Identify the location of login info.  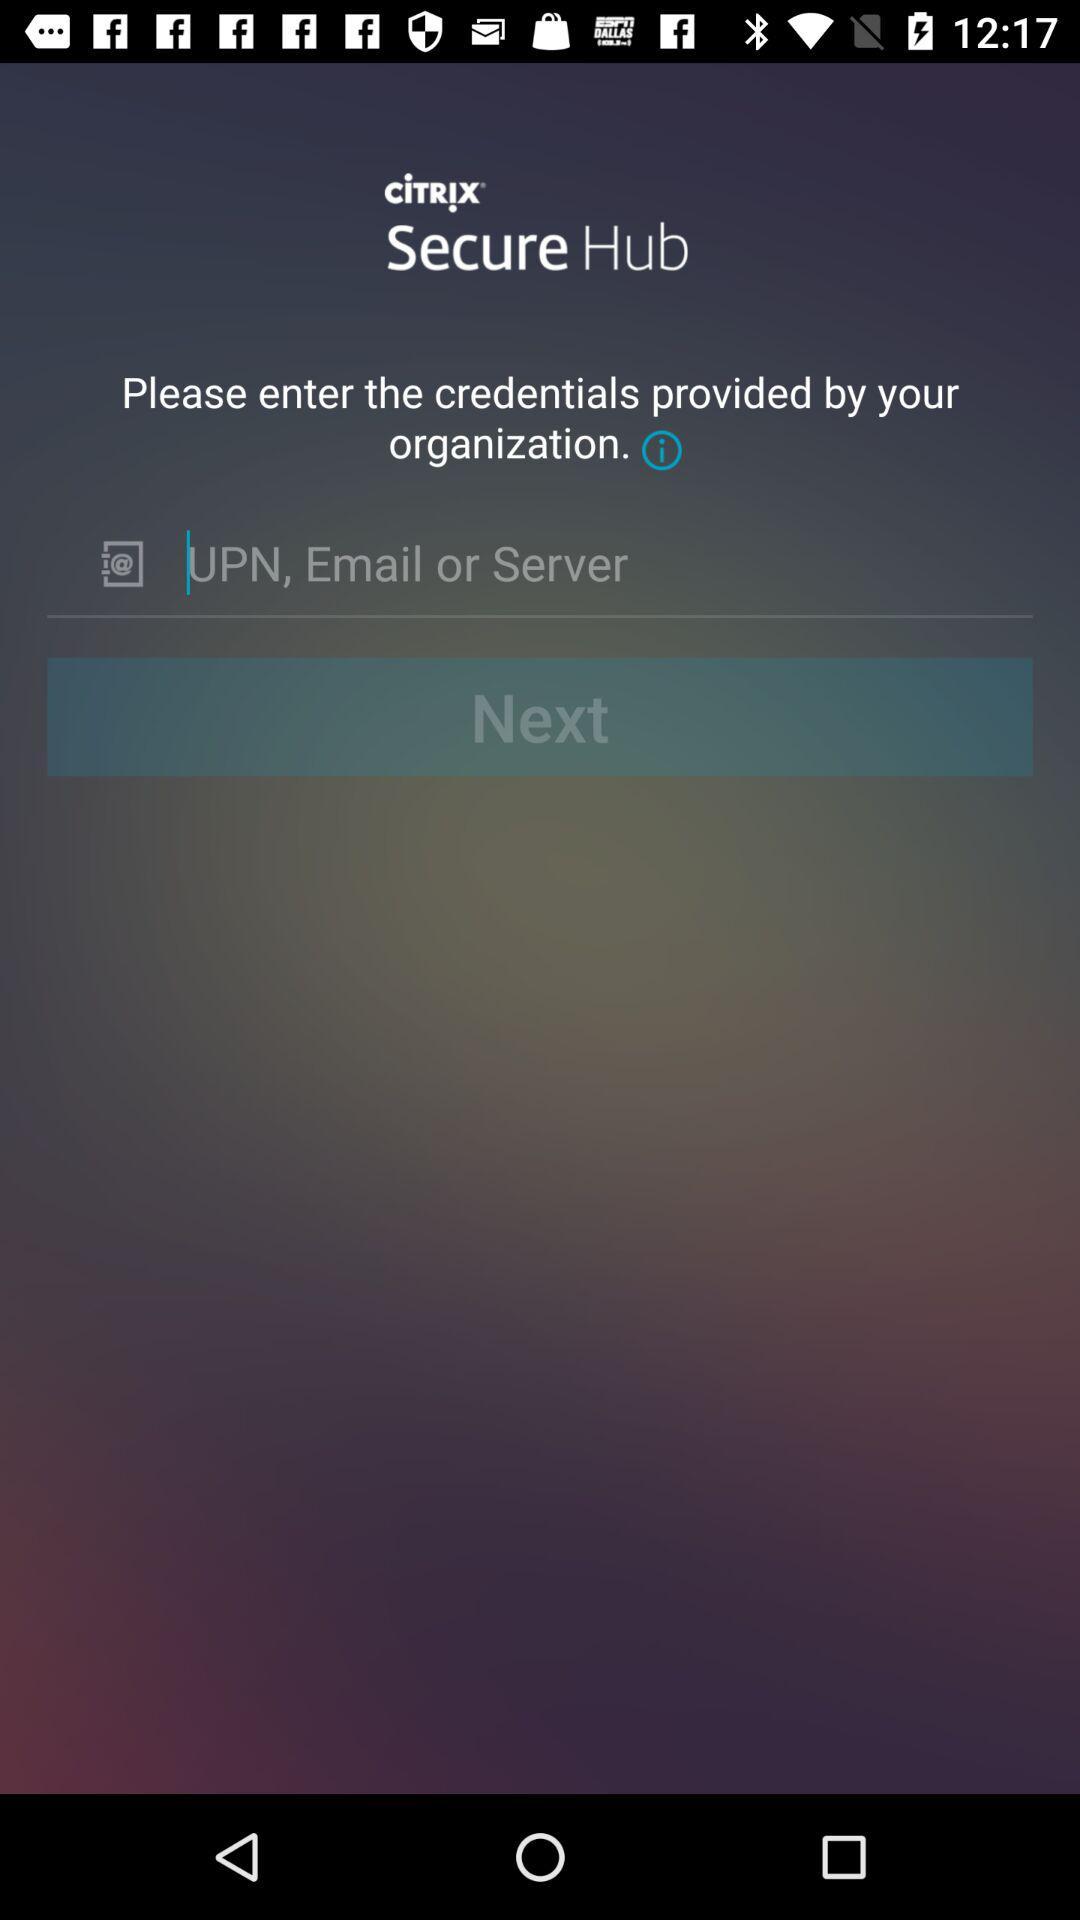
(593, 561).